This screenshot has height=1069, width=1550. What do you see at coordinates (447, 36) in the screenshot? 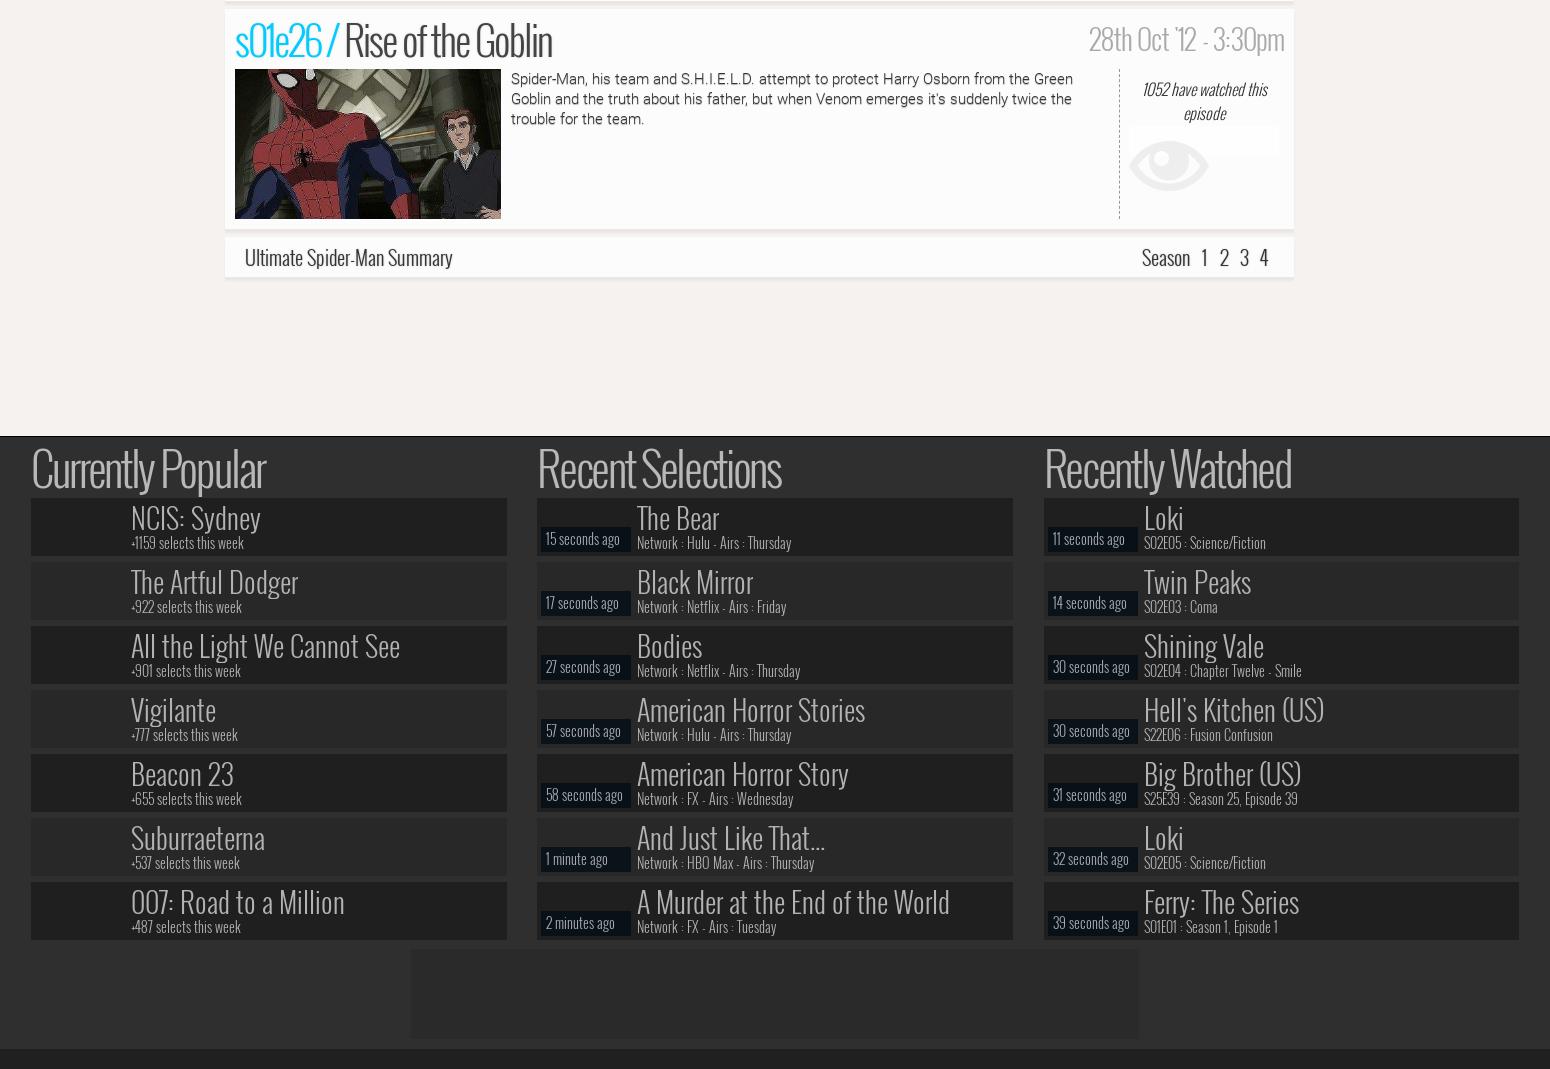
I see `'Rise of the Goblin'` at bounding box center [447, 36].